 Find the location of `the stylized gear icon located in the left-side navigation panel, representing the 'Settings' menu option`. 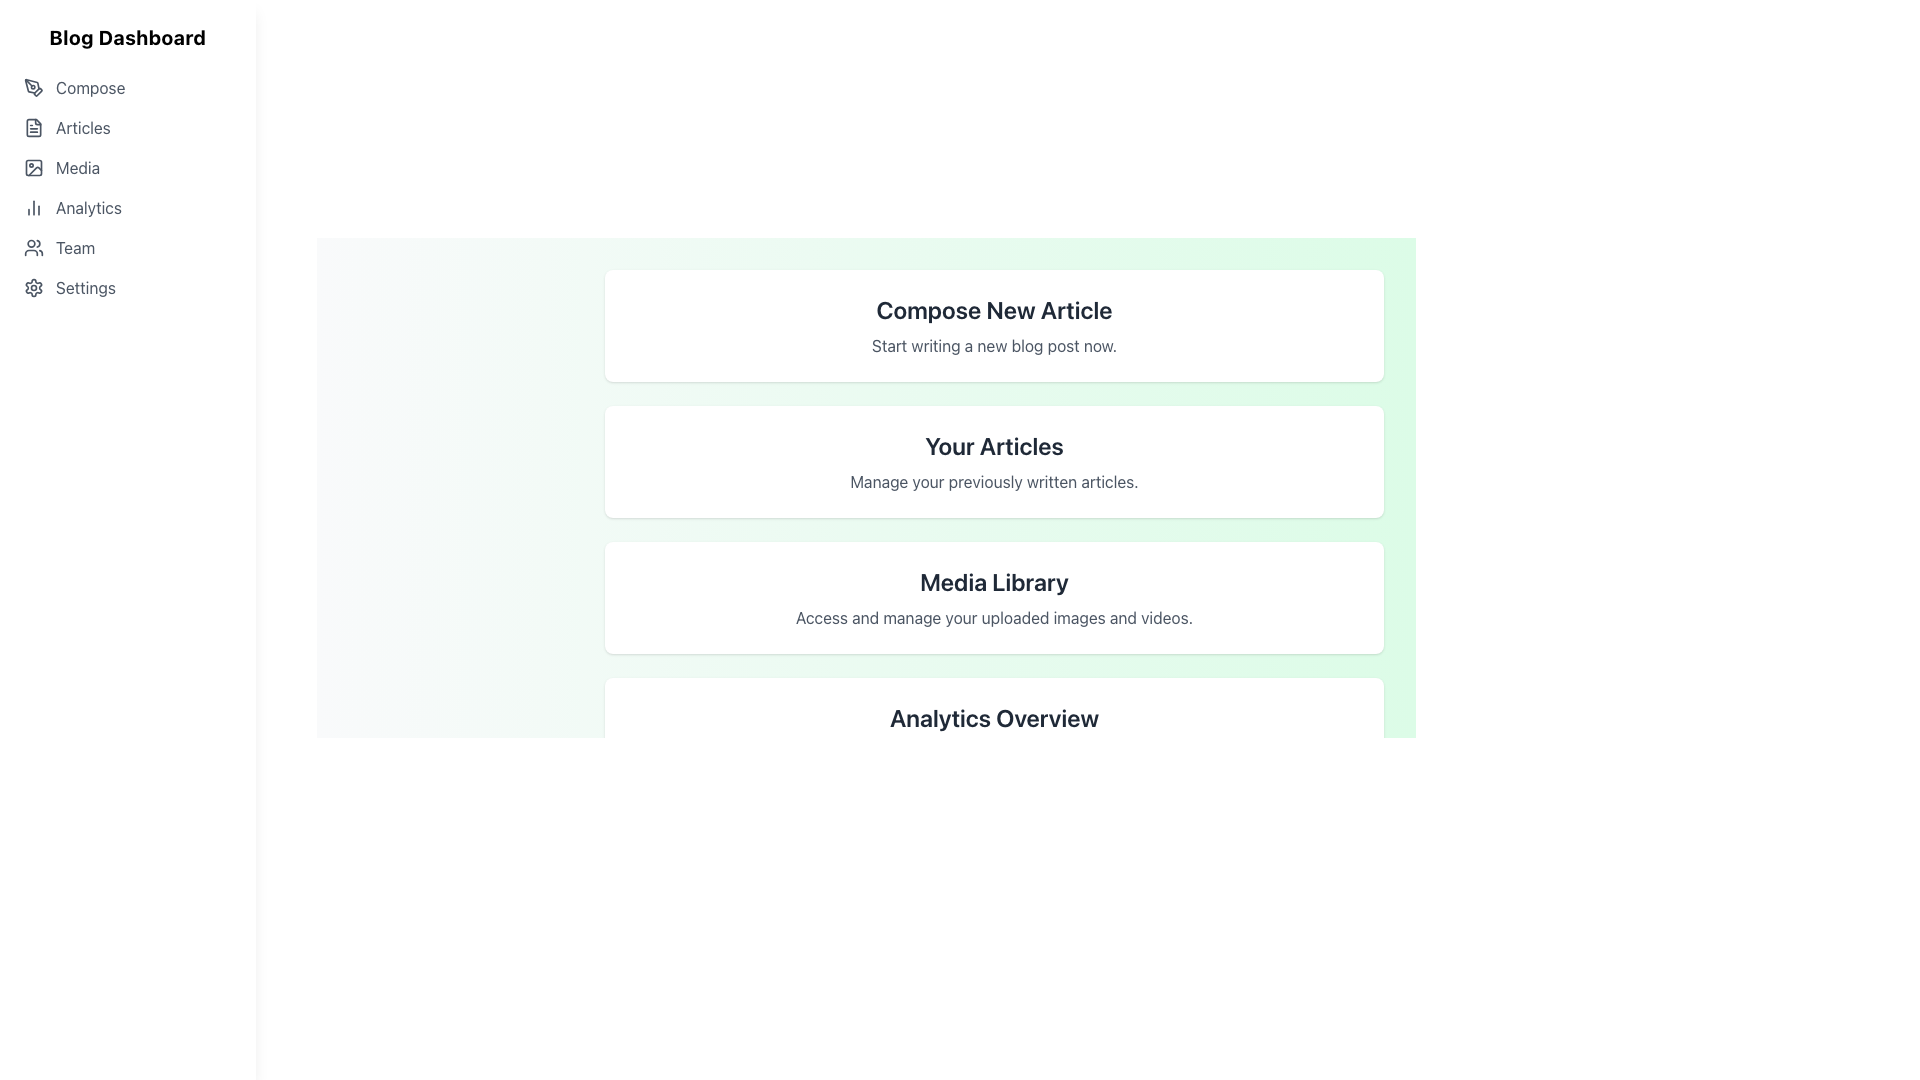

the stylized gear icon located in the left-side navigation panel, representing the 'Settings' menu option is located at coordinates (33, 288).